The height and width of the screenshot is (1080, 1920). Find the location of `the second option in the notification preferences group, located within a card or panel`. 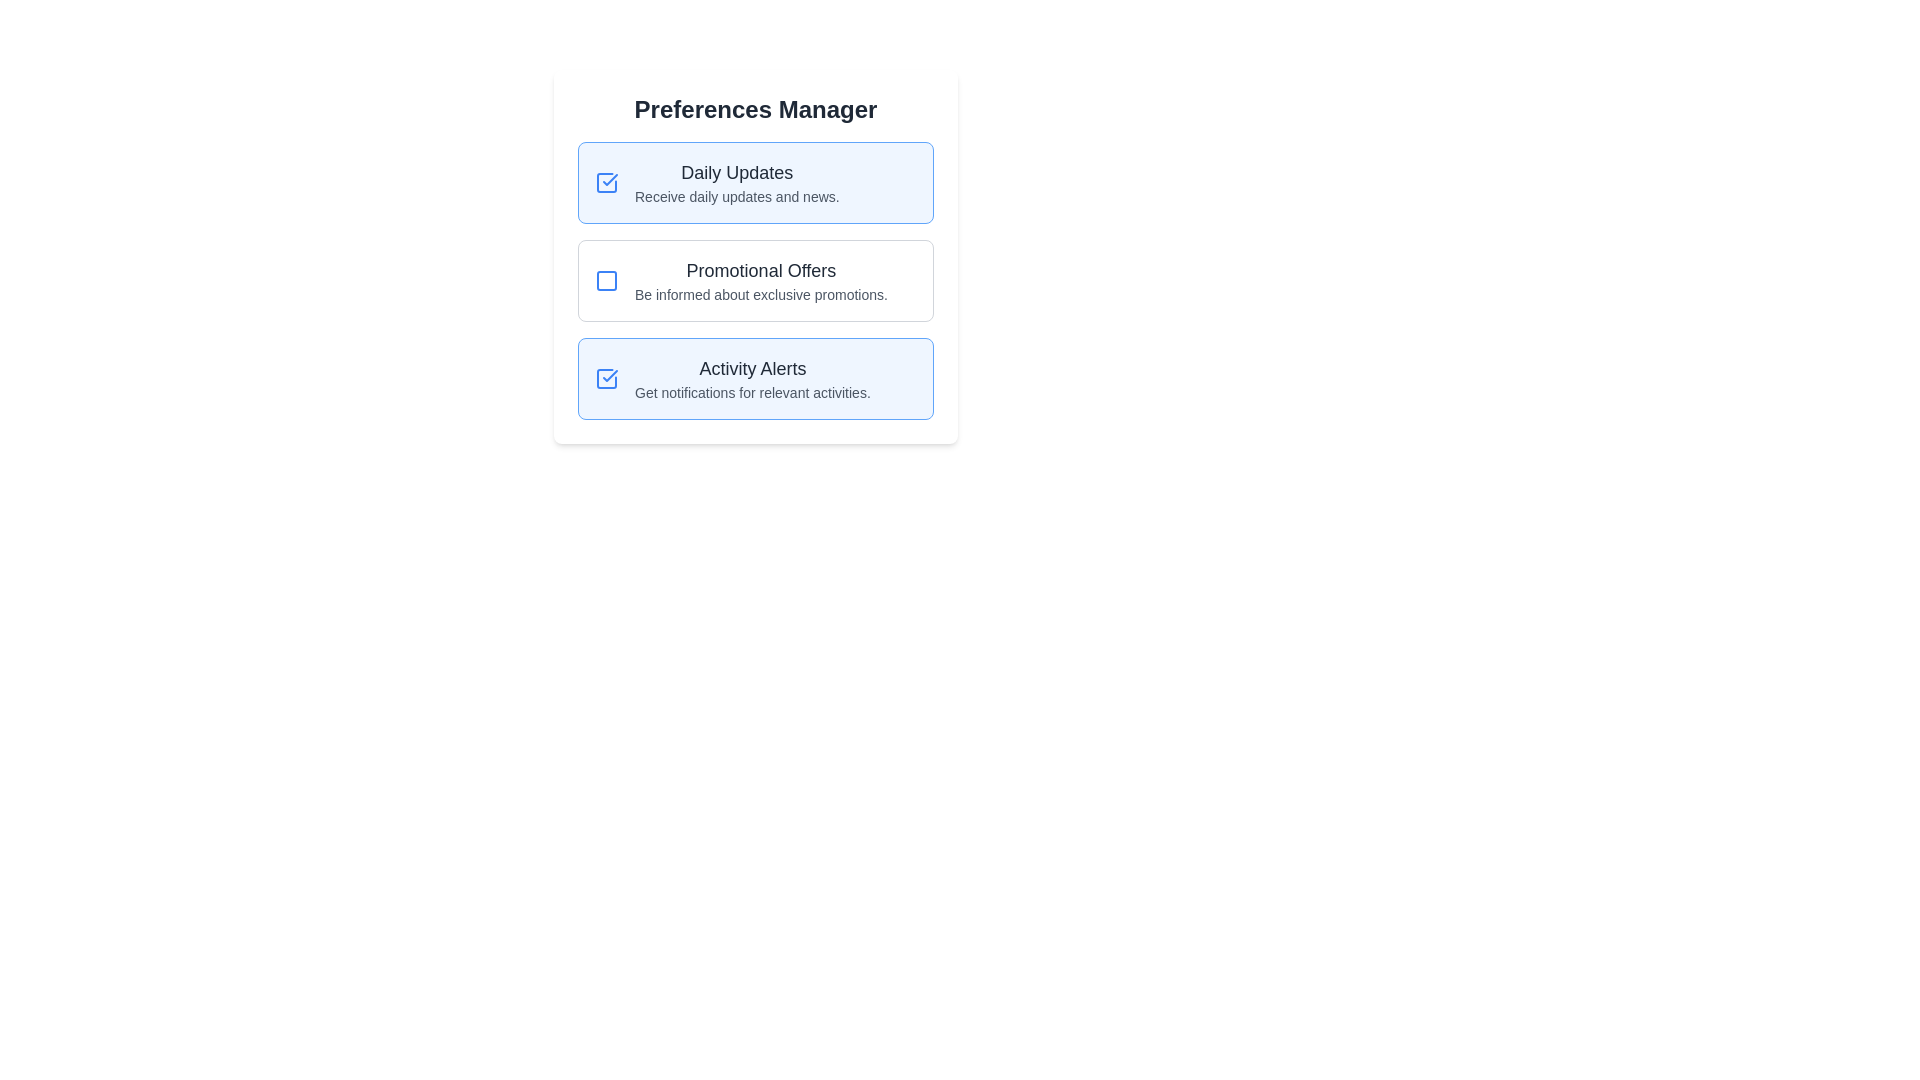

the second option in the notification preferences group, located within a card or panel is located at coordinates (754, 256).